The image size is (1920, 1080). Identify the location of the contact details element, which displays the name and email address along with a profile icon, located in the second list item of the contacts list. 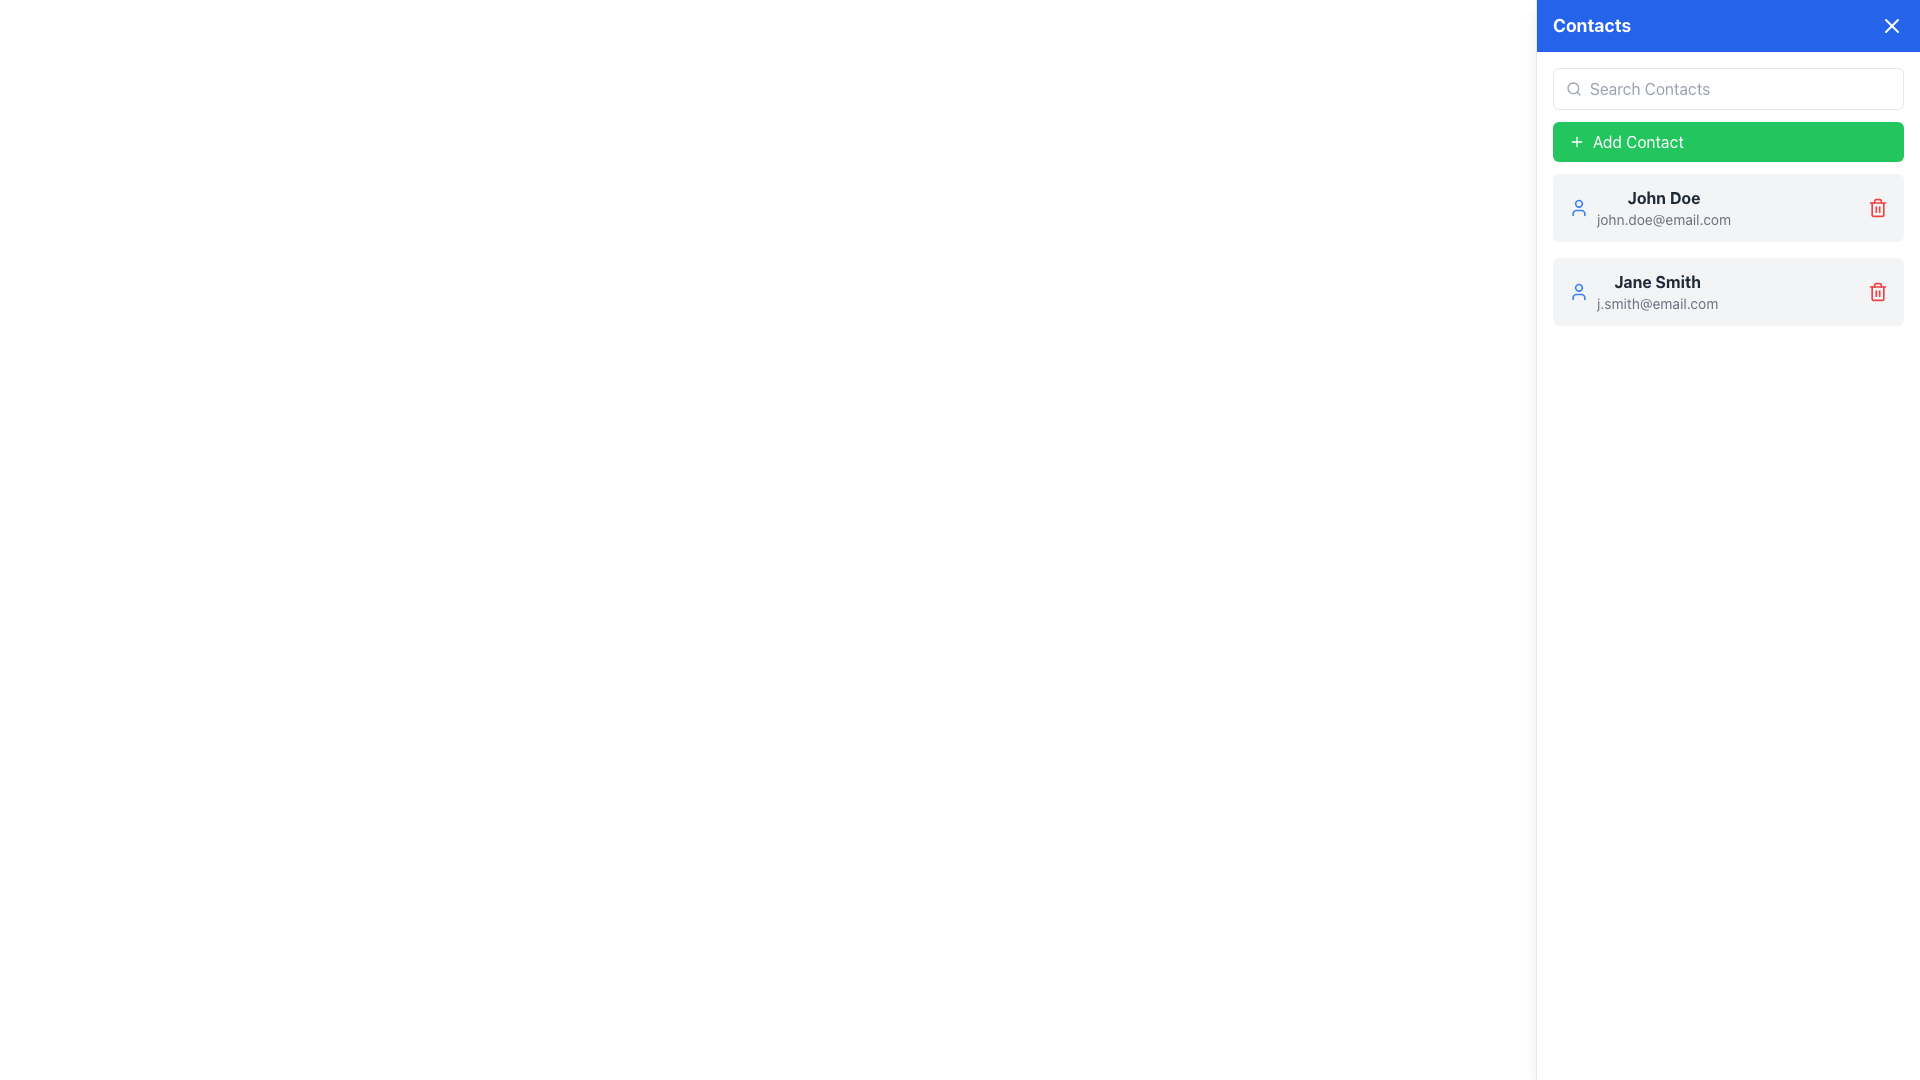
(1643, 292).